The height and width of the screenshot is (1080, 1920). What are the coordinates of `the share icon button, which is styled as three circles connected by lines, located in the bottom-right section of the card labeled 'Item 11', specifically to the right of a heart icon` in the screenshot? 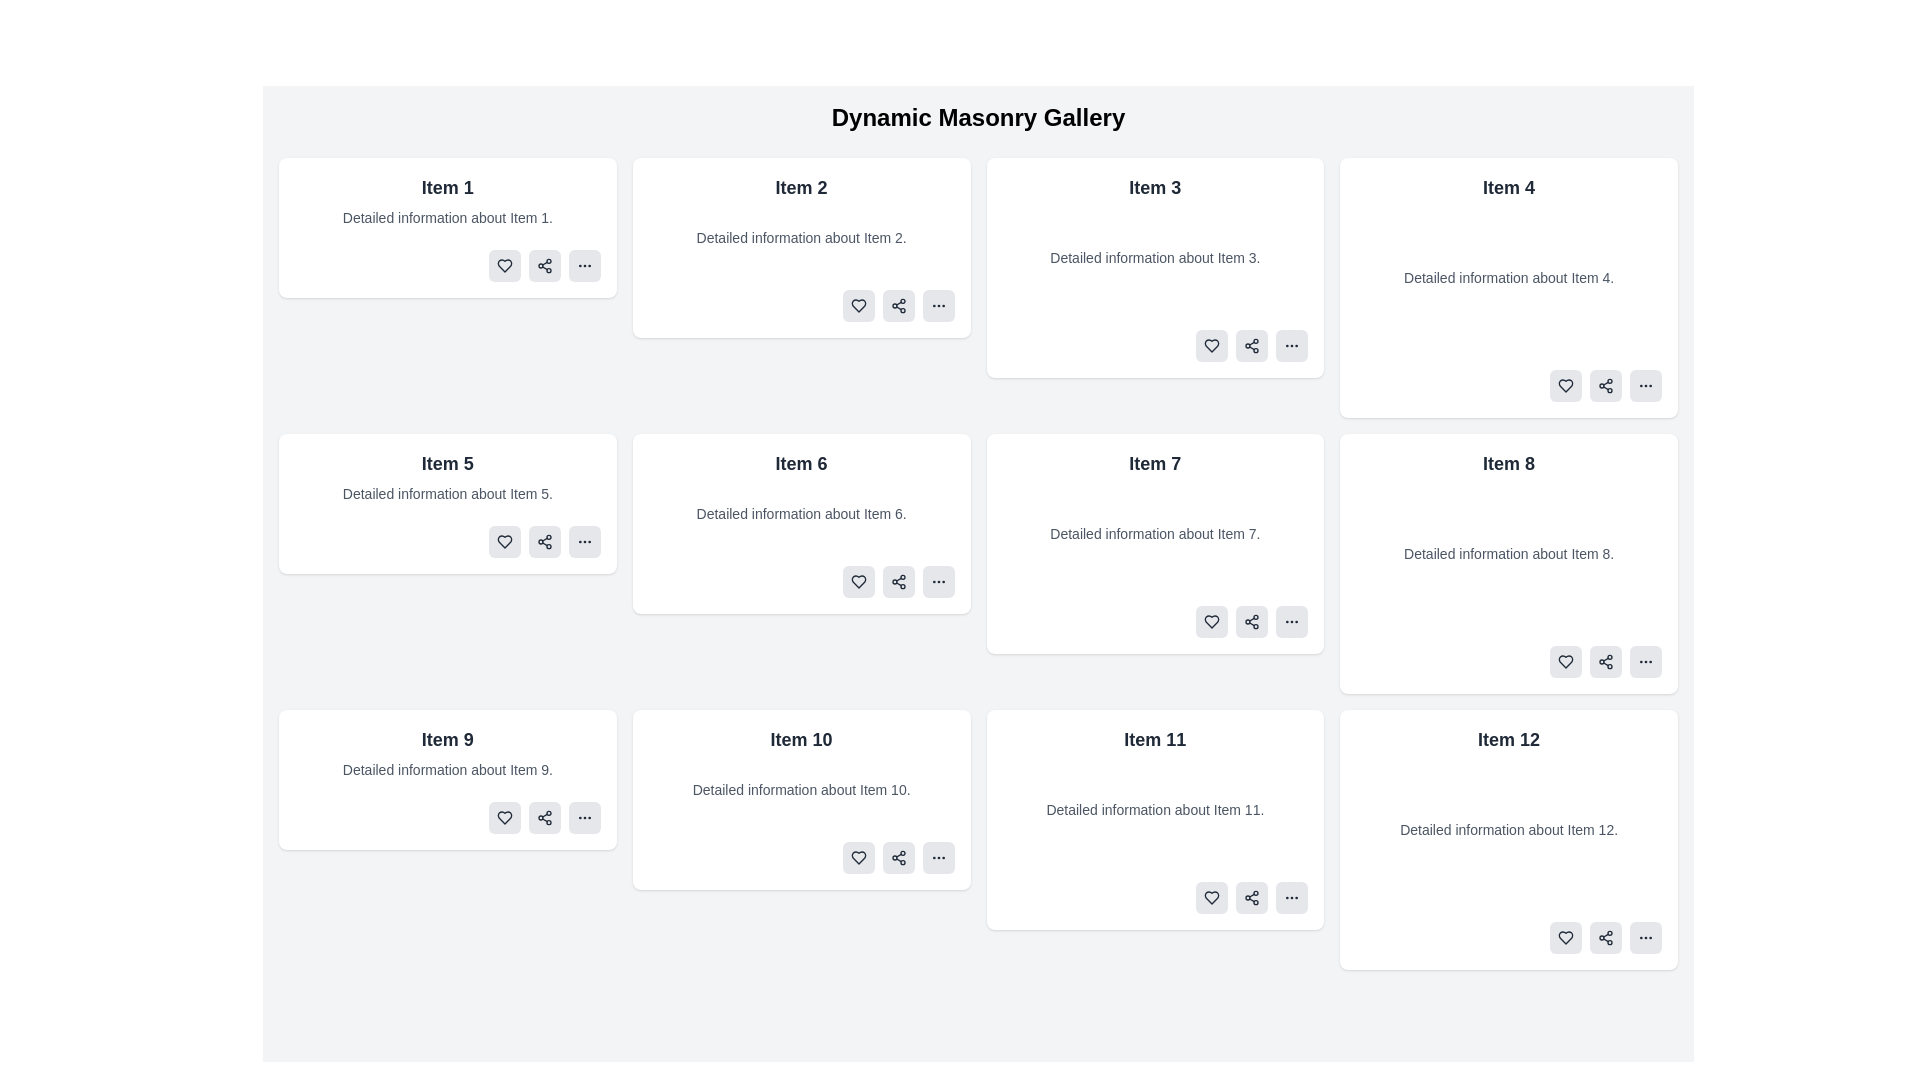 It's located at (1251, 897).